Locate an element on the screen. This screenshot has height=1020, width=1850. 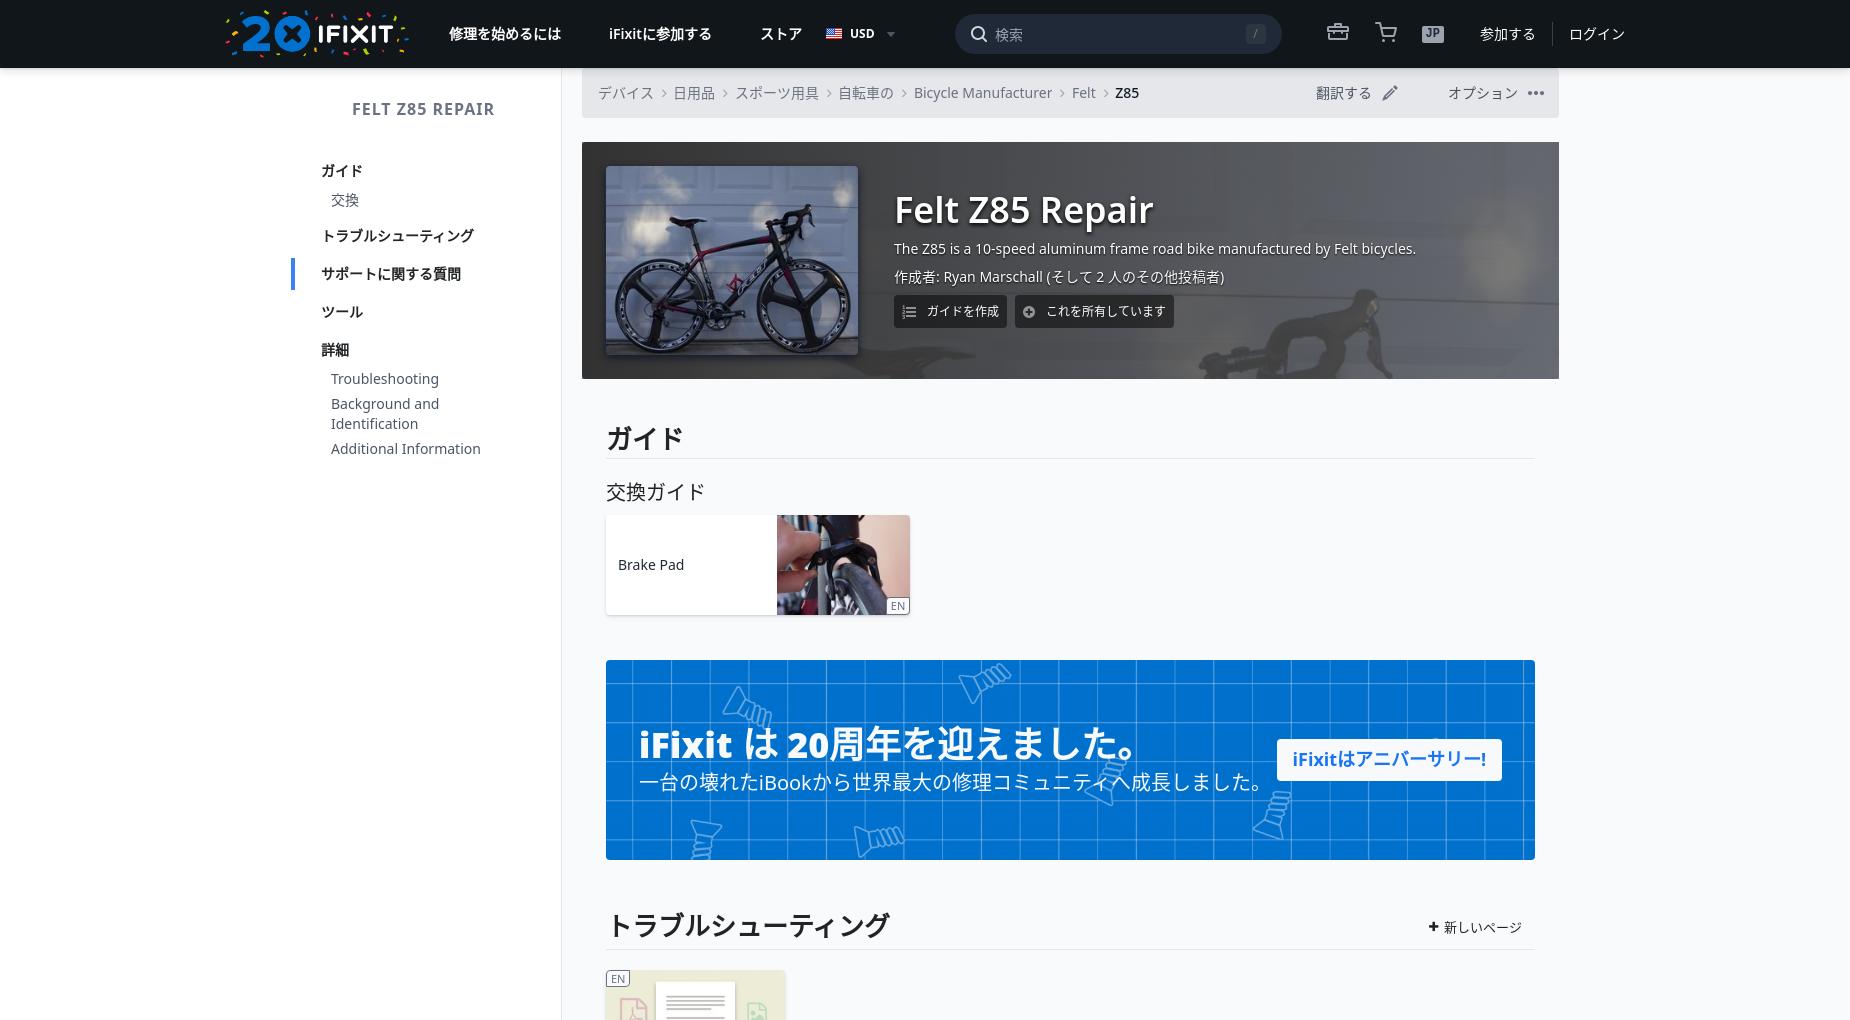
'JP' is located at coordinates (1432, 32).